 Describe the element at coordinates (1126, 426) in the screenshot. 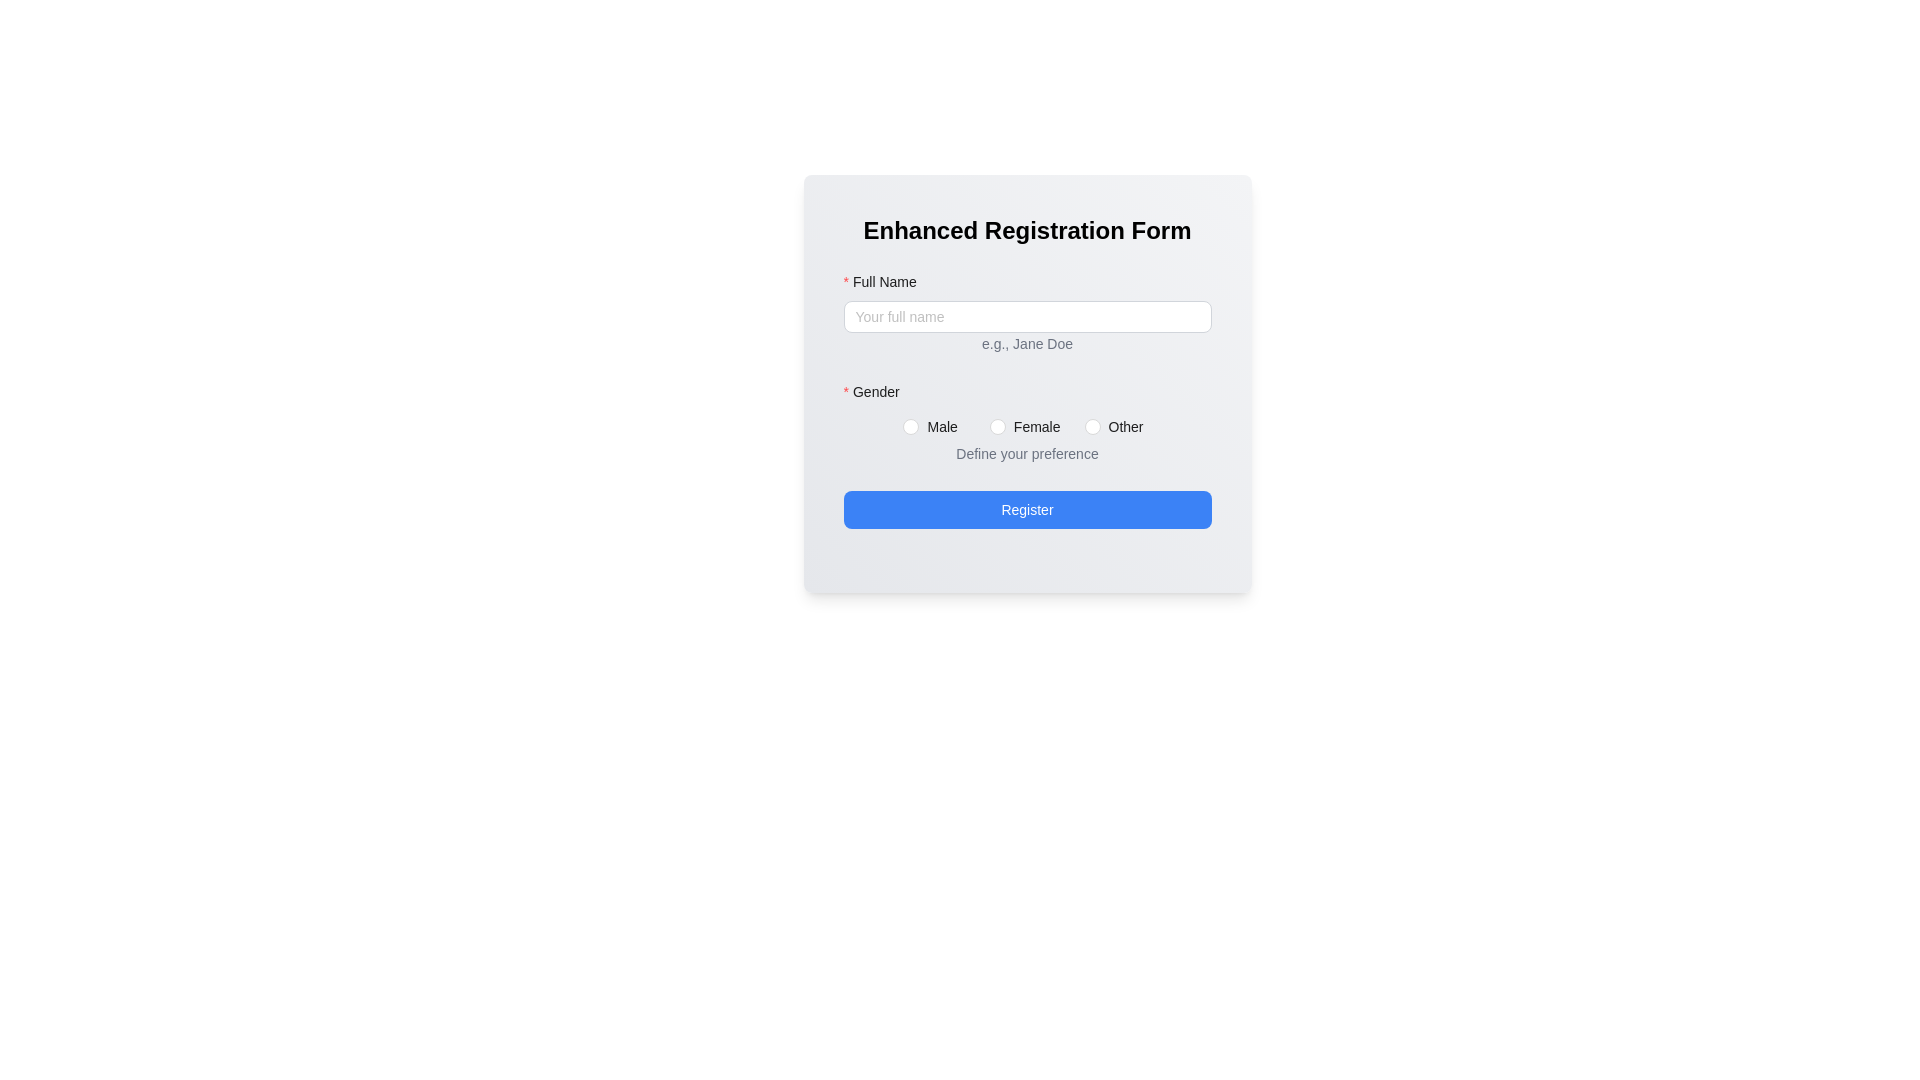

I see `the radio button associated with the 'Other' option in the gender selection group, which is positioned to the right of the 'Female' option in the registration form` at that location.